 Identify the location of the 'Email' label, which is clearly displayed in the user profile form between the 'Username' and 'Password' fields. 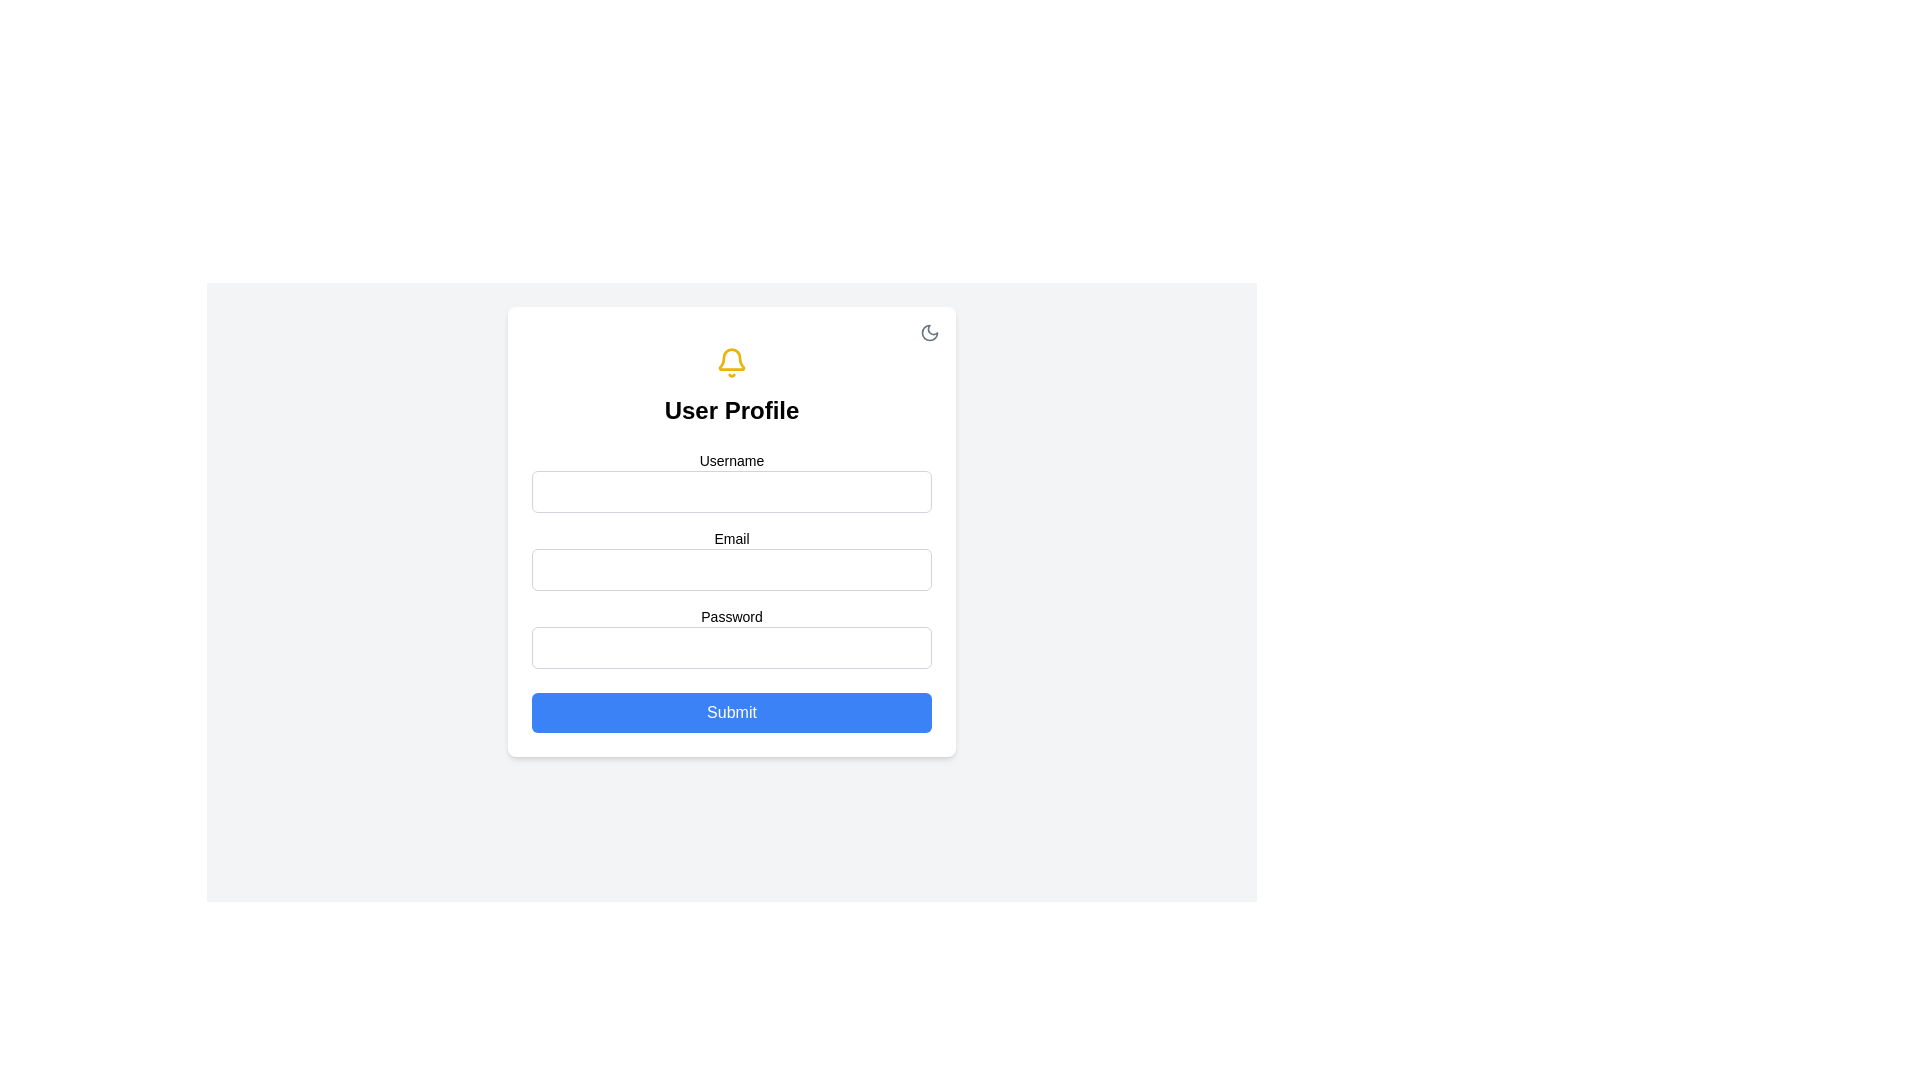
(730, 531).